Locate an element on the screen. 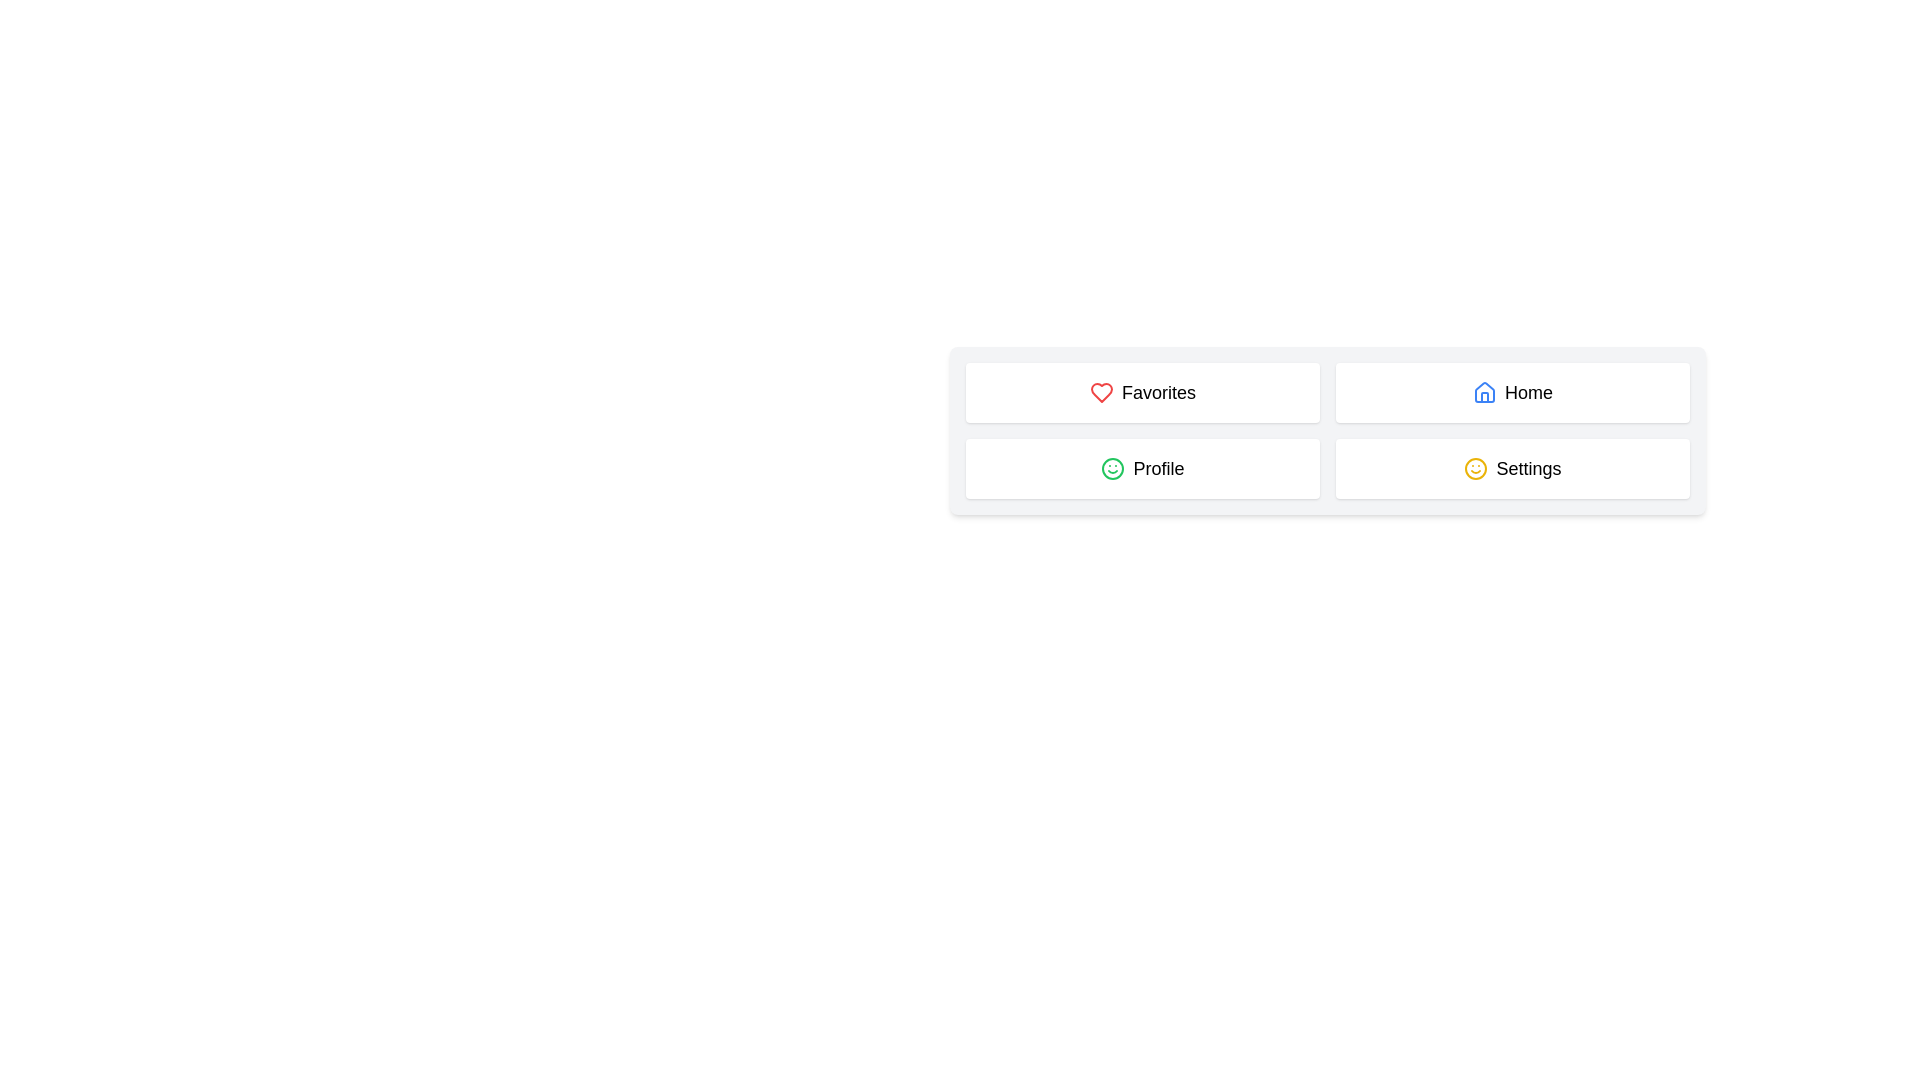 The image size is (1920, 1080). the 'Favorites' button, which features a red heart icon and is located in the top-left corner of the 2x2 grid layout is located at coordinates (1142, 393).